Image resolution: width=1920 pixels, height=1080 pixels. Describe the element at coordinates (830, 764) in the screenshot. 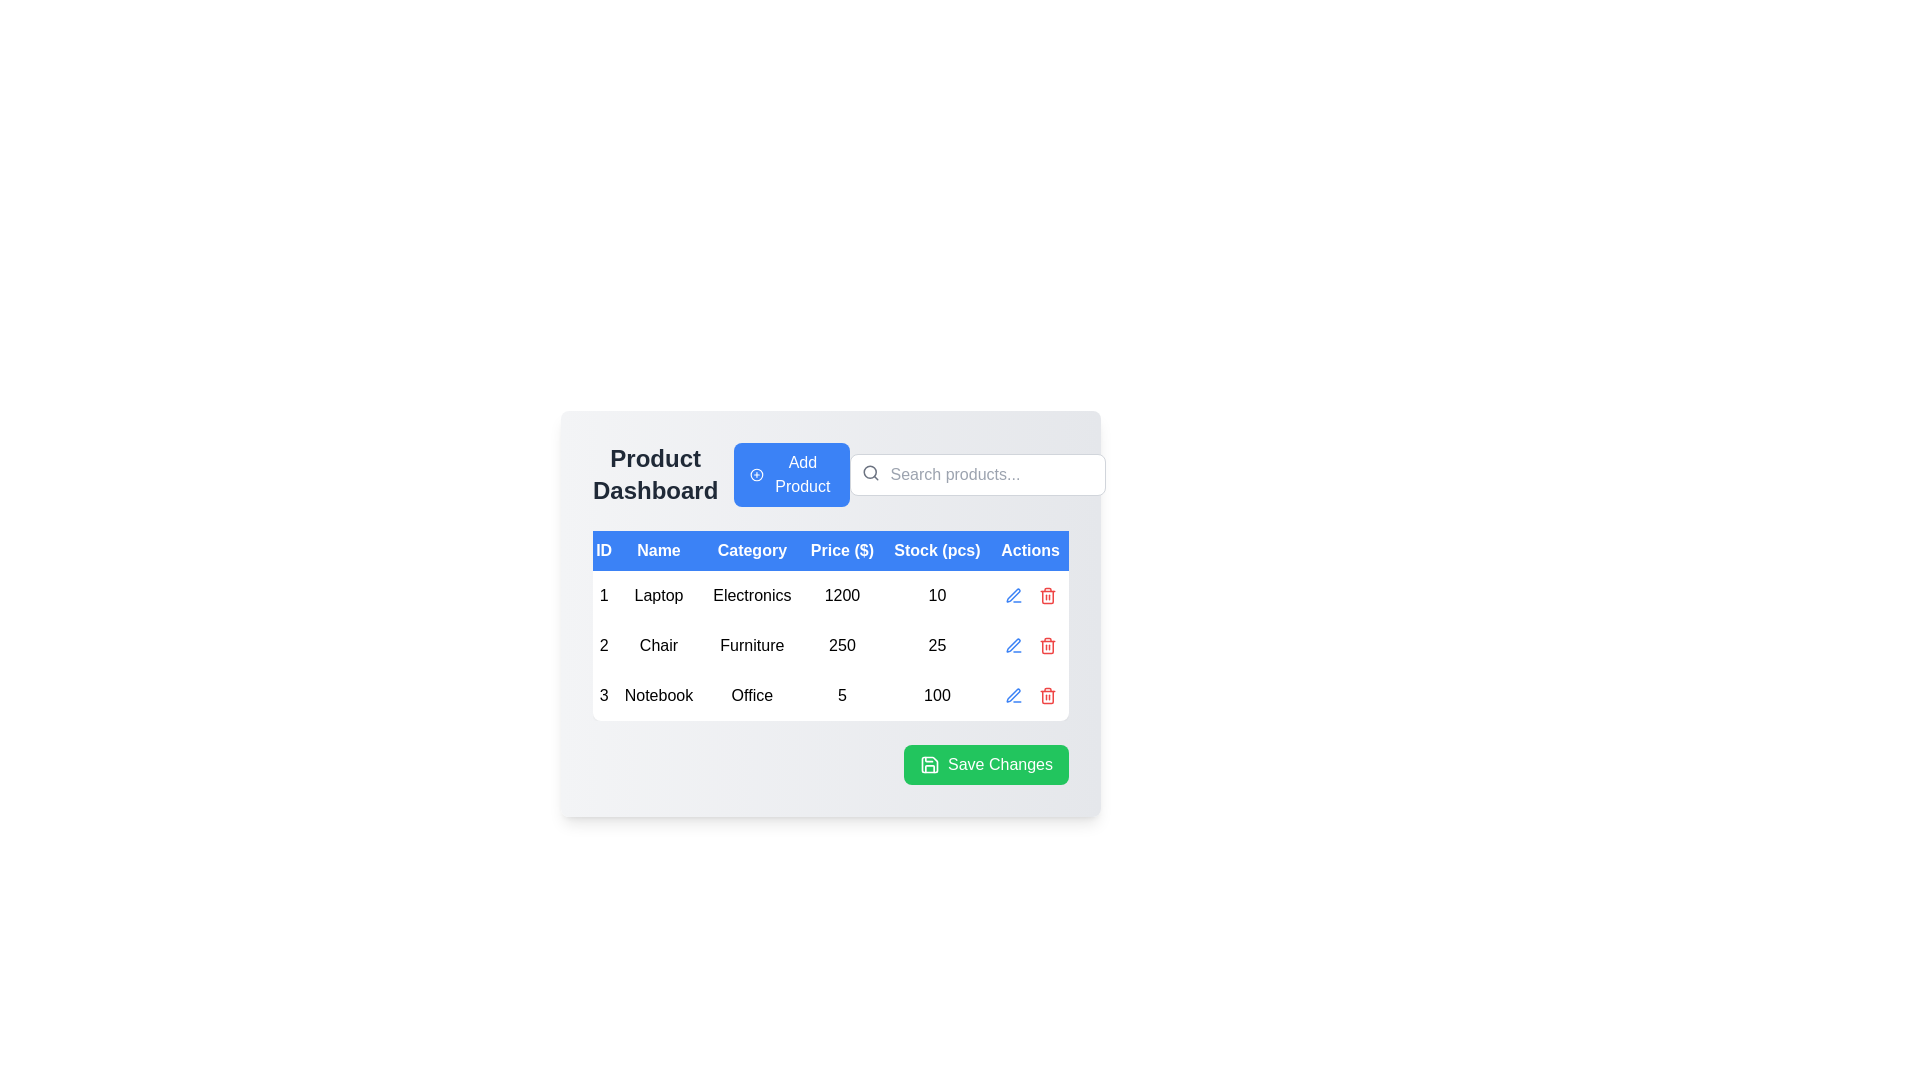

I see `the confirm and save button located in the bottom-right corner of the product management dashboard` at that location.